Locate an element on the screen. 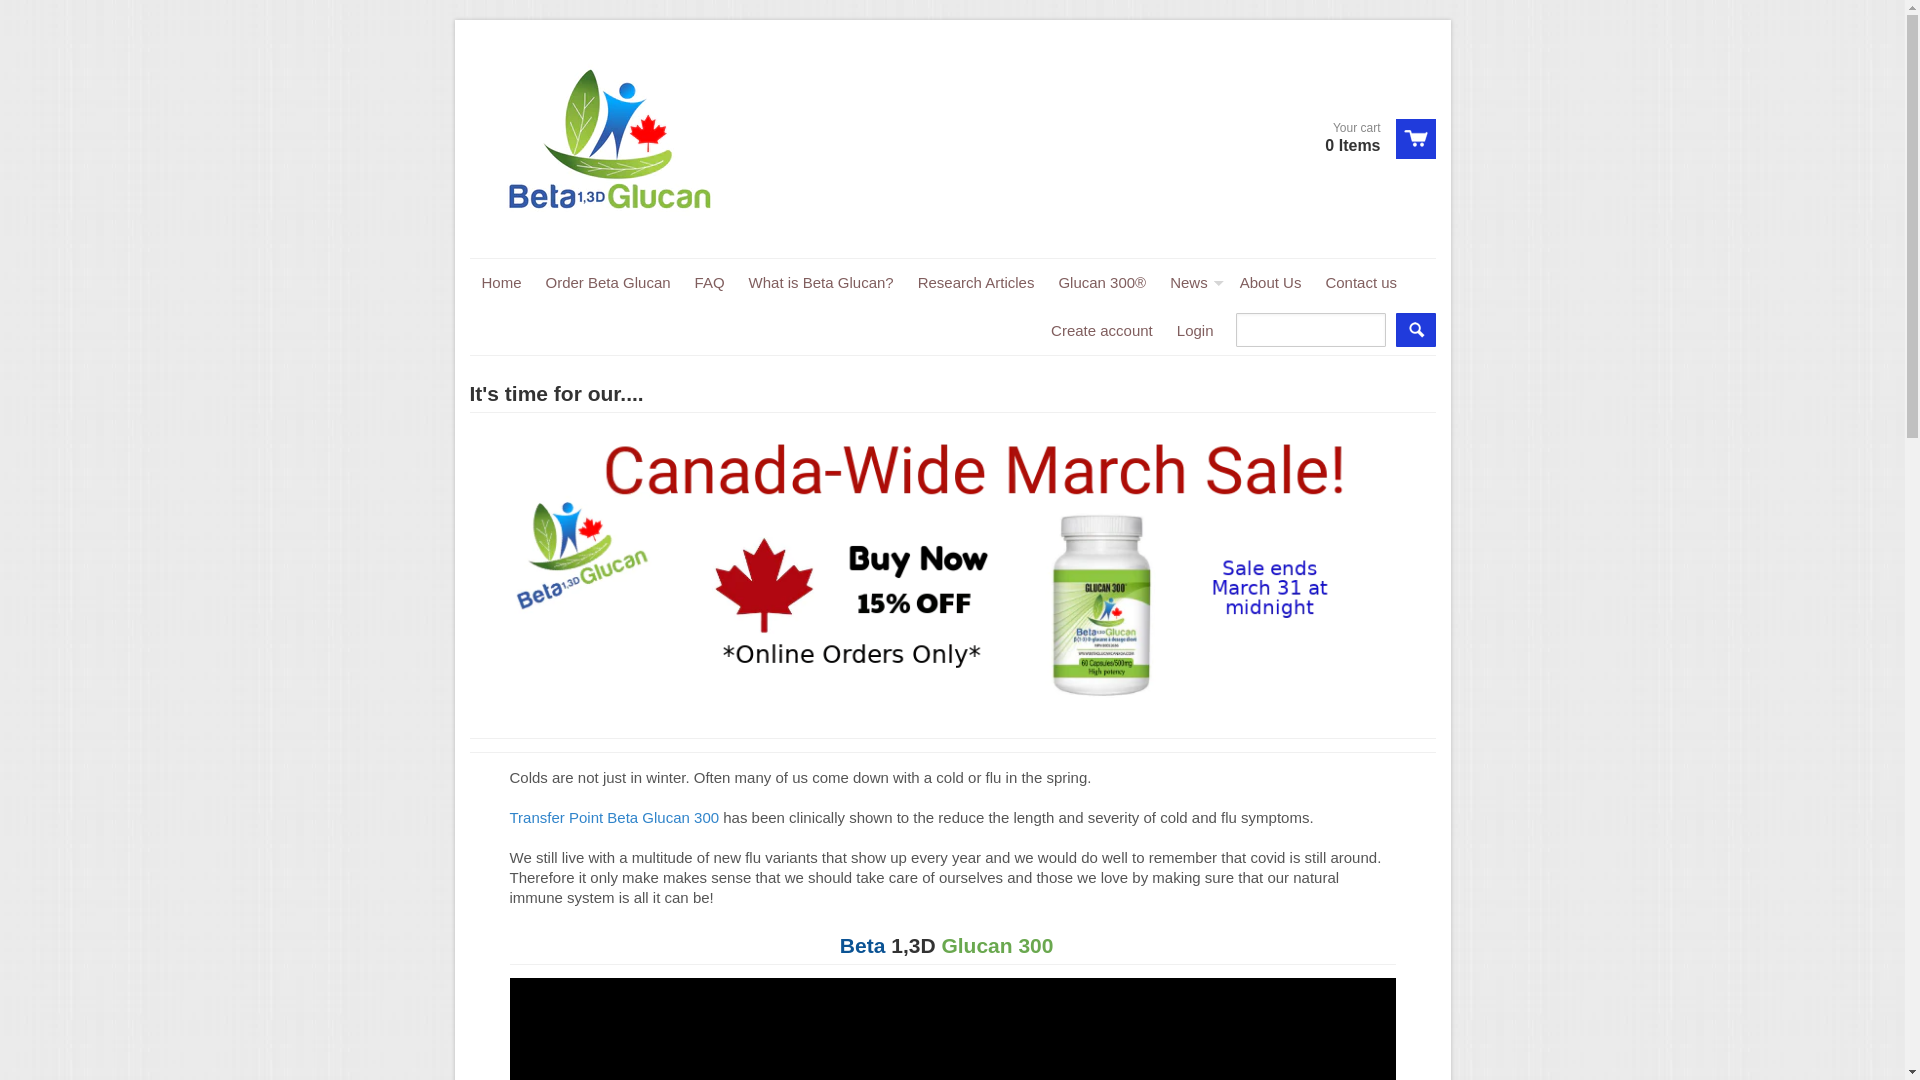 The image size is (1920, 1080). 'View cart is located at coordinates (1371, 137).